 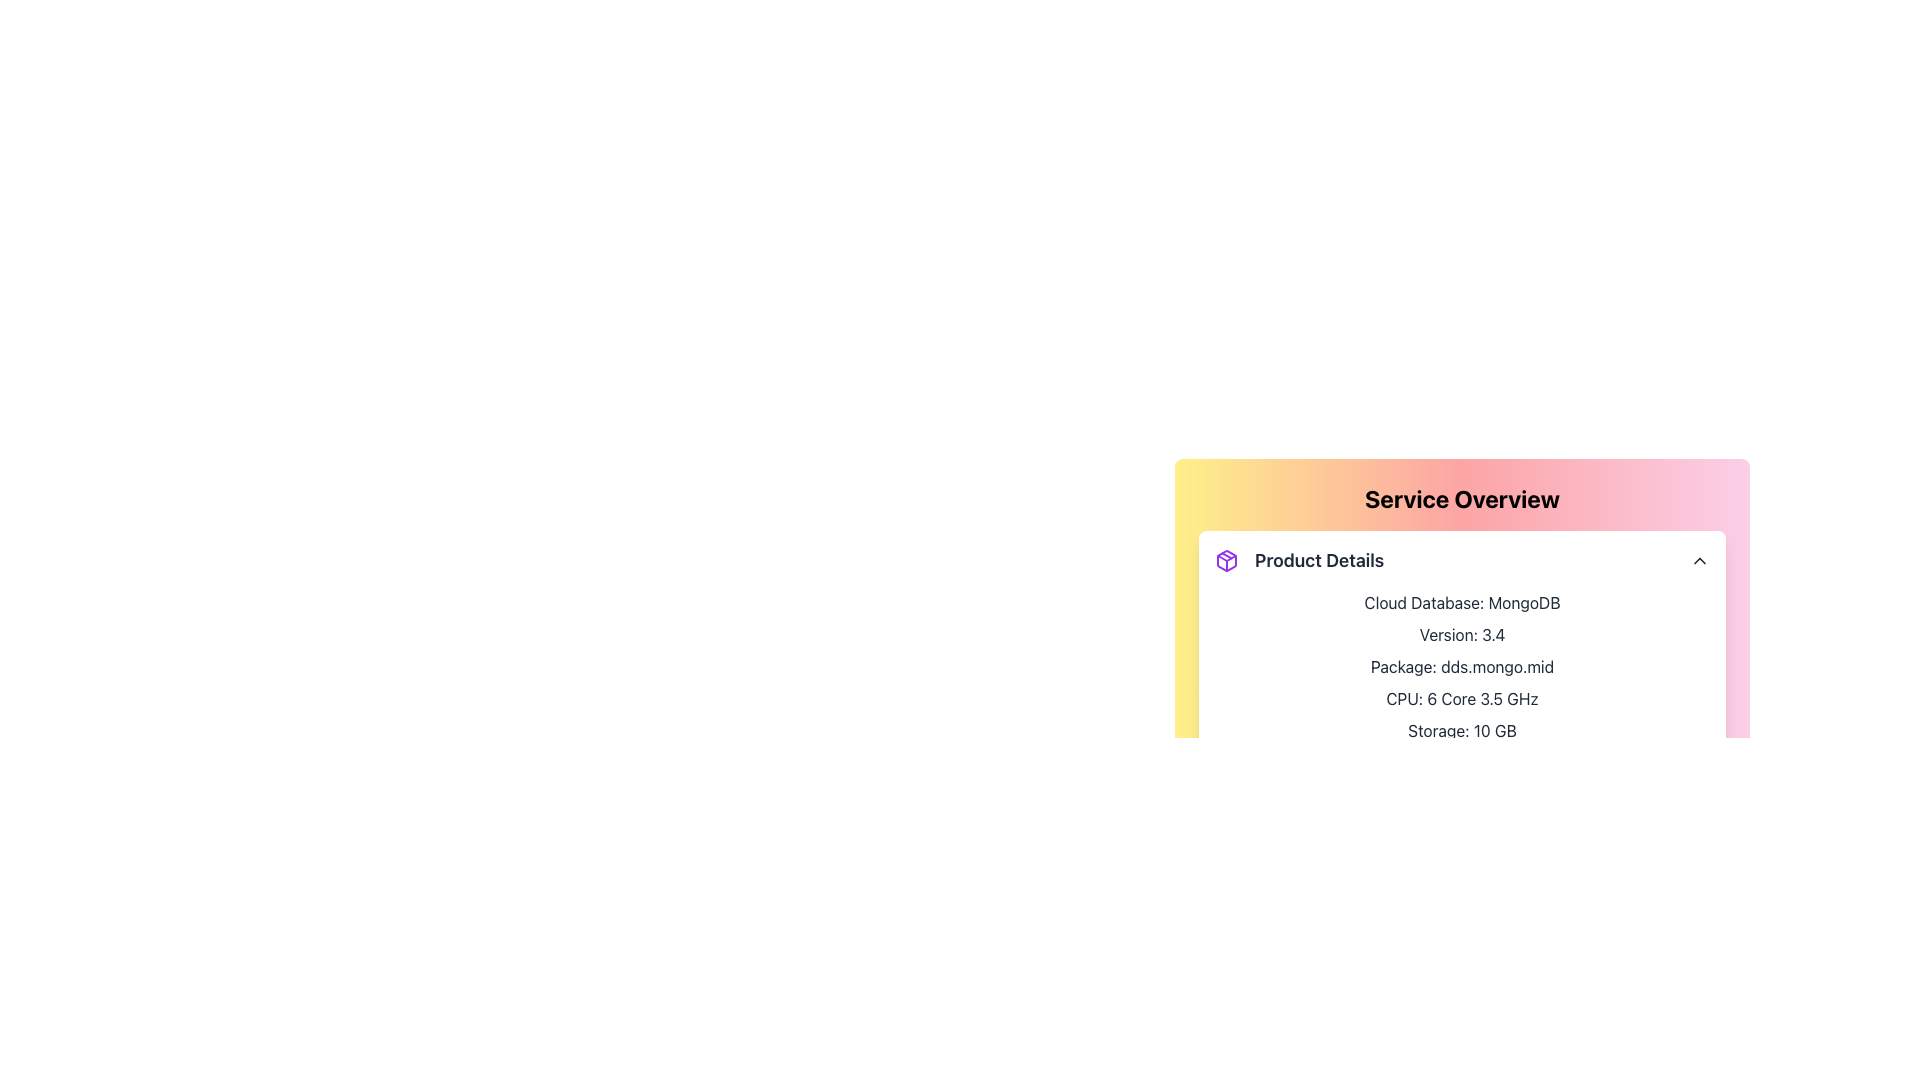 What do you see at coordinates (1226, 560) in the screenshot?
I see `the 'Product Details' icon located in the 'Service Overview' card in the bottom-right quadrant of the interface` at bounding box center [1226, 560].